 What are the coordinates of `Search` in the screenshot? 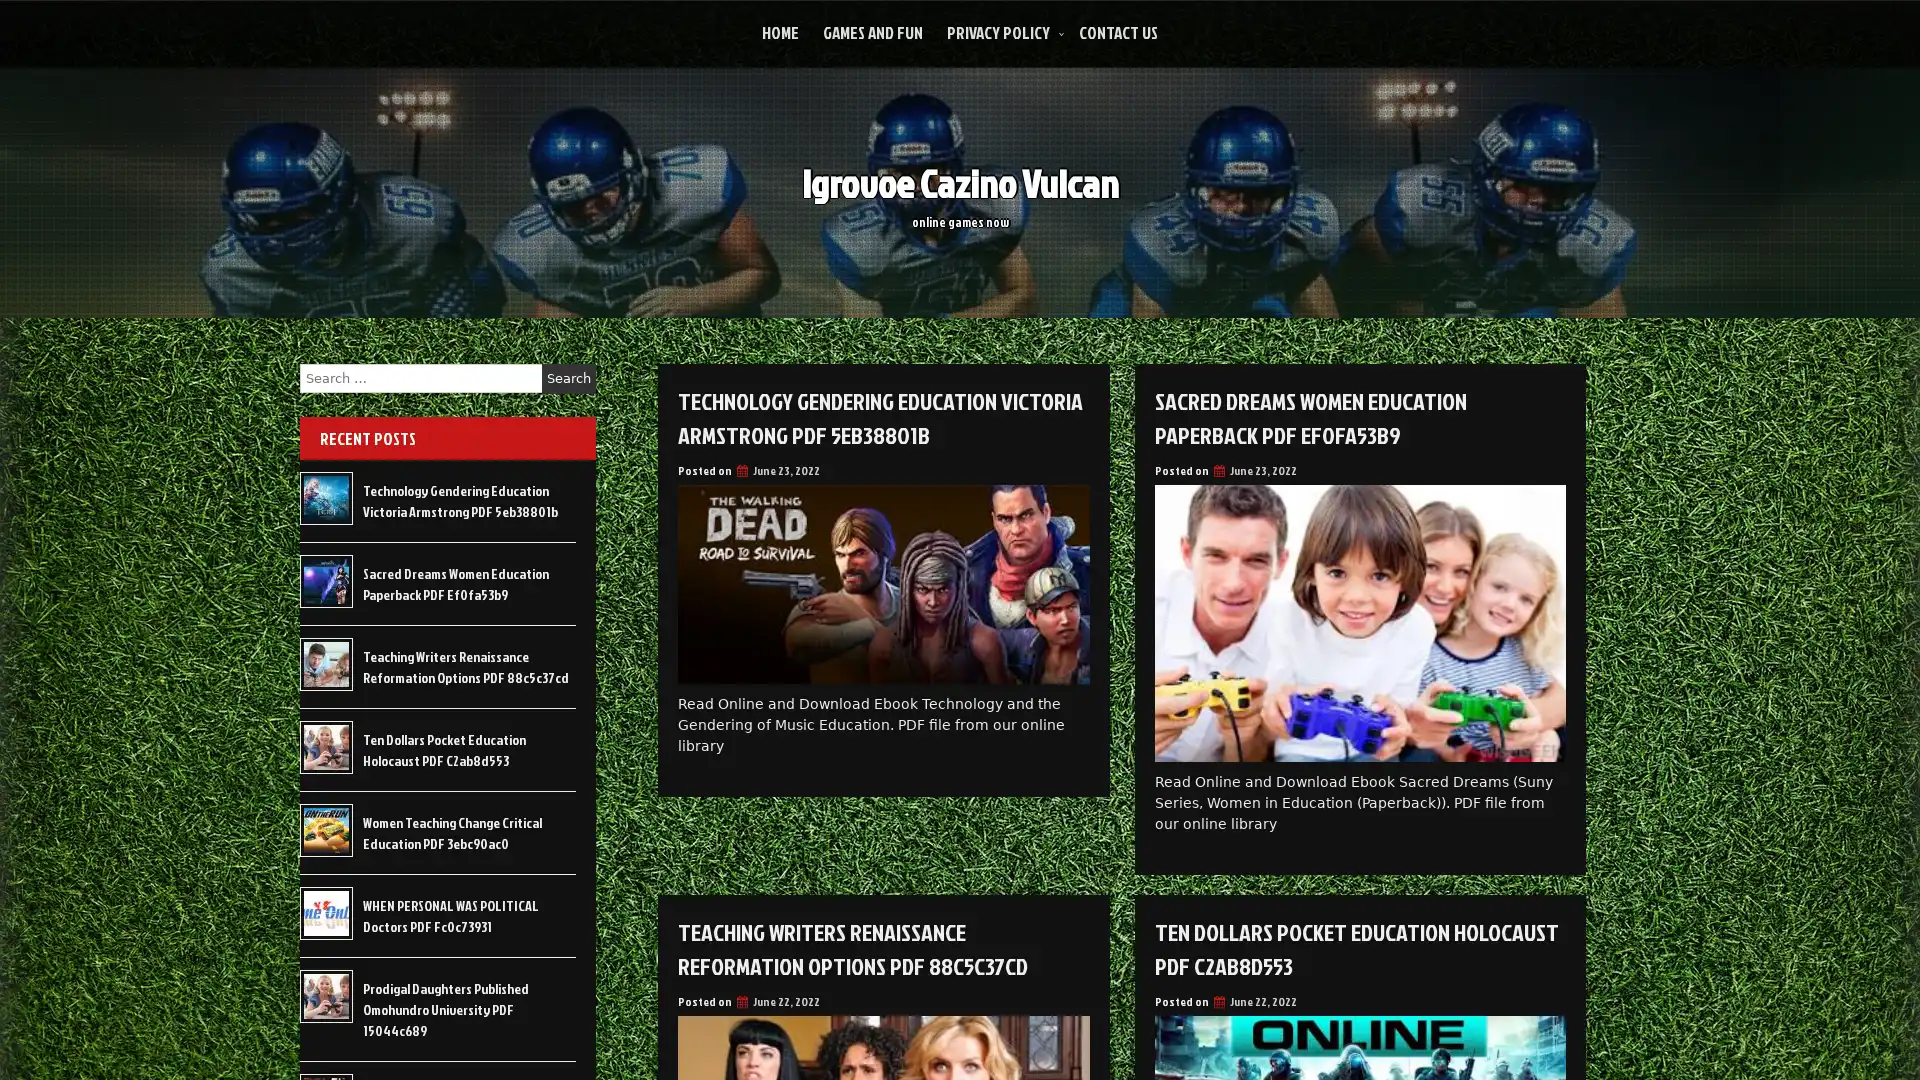 It's located at (568, 378).